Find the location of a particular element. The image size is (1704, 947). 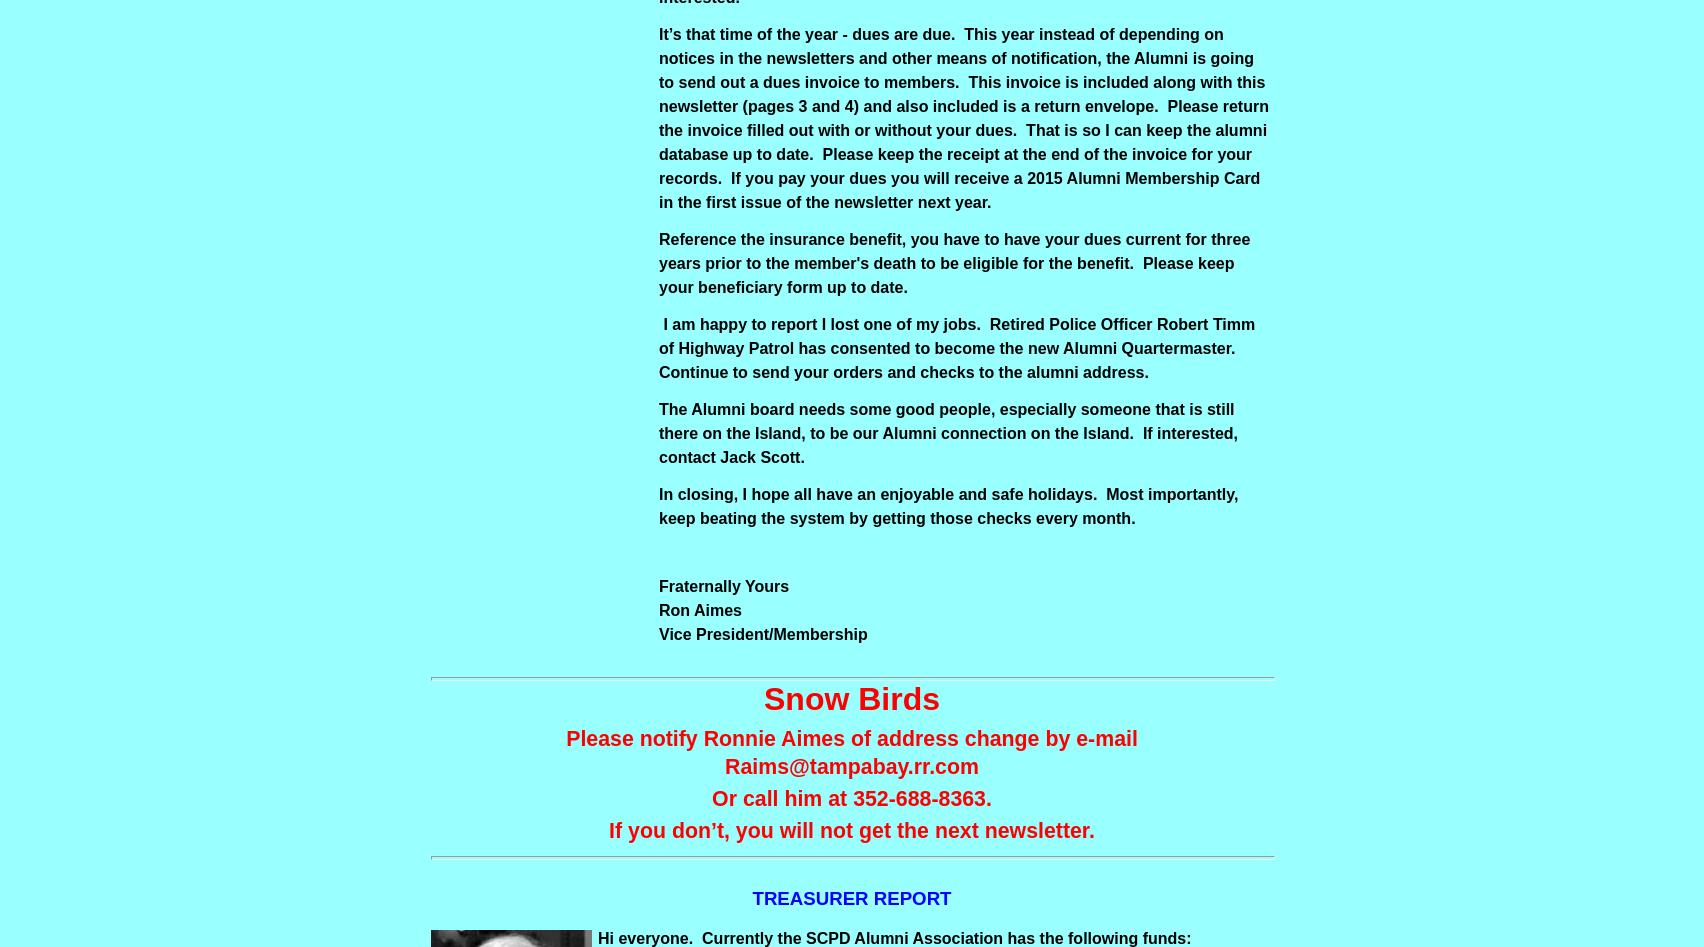

'If you don’t, you will not get the next newsletter.' is located at coordinates (609, 830).